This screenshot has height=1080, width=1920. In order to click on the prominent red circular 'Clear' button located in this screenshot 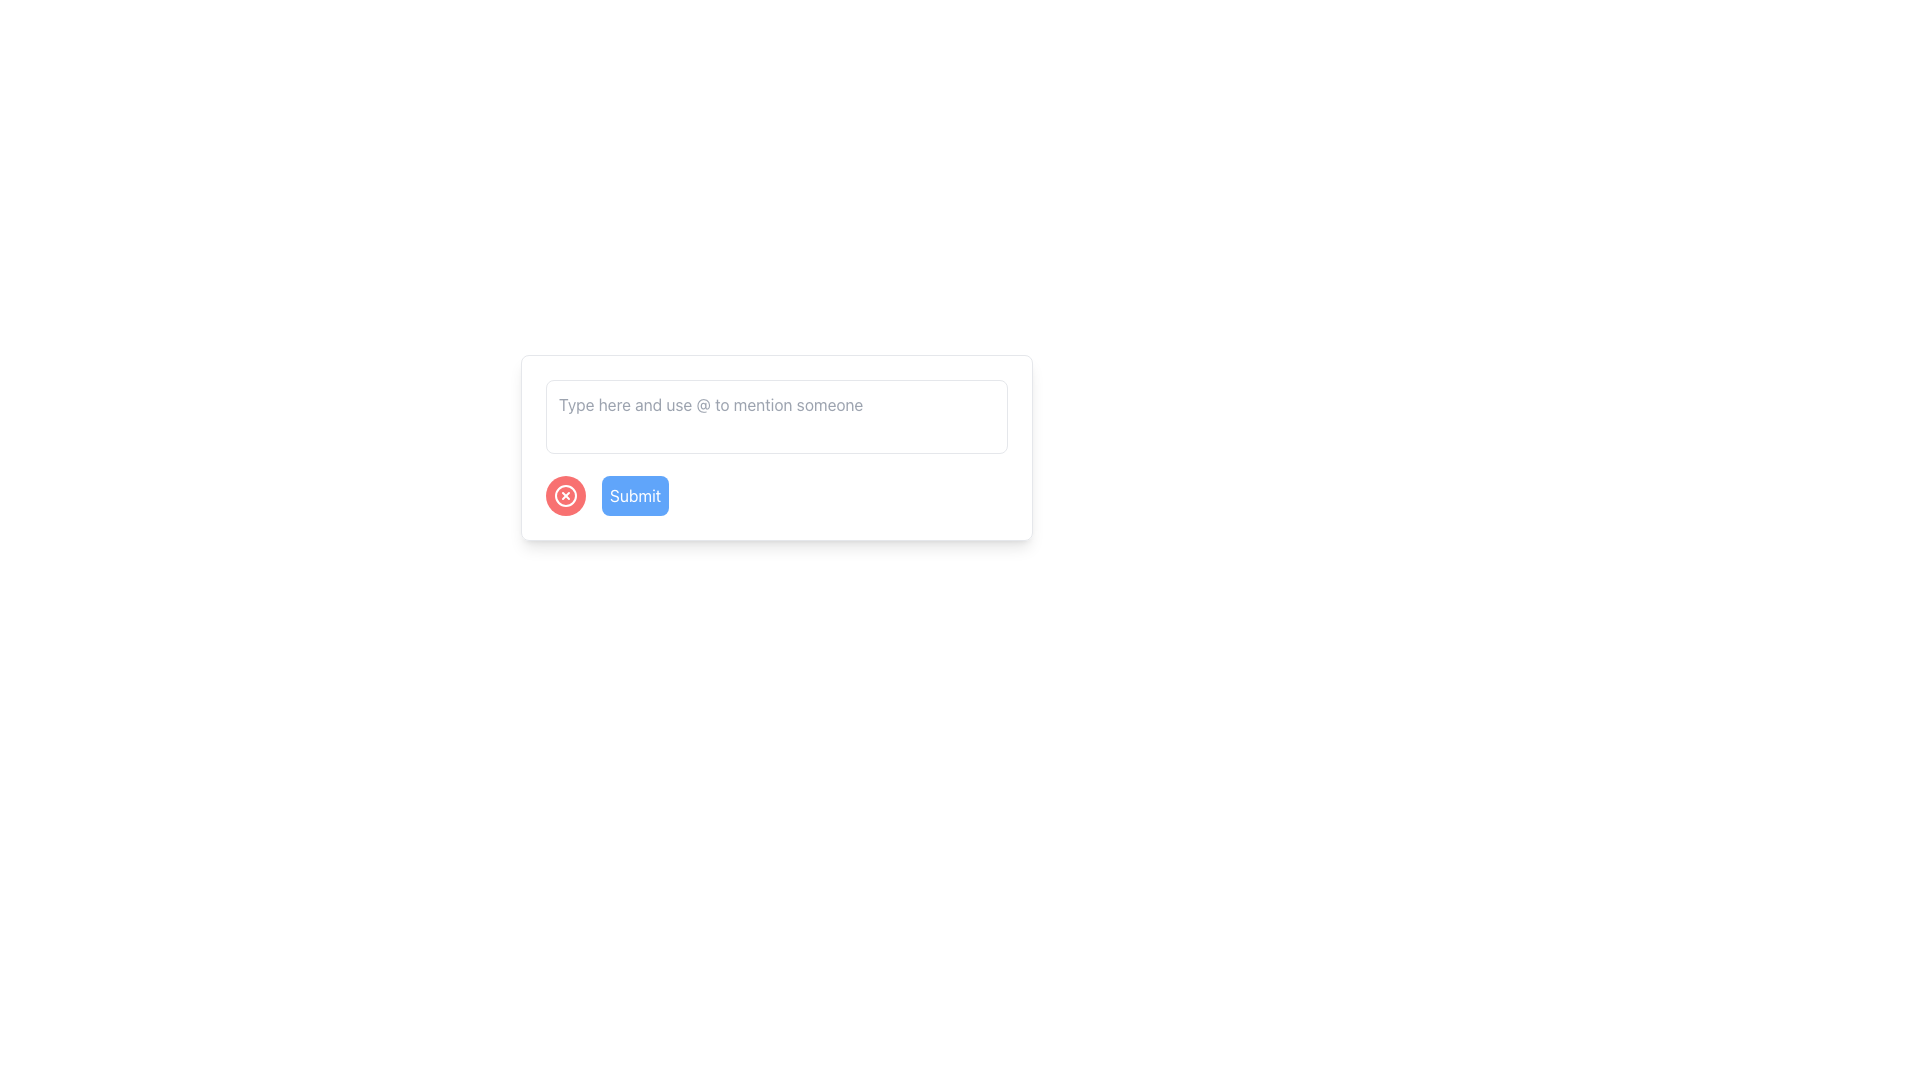, I will do `click(565, 495)`.